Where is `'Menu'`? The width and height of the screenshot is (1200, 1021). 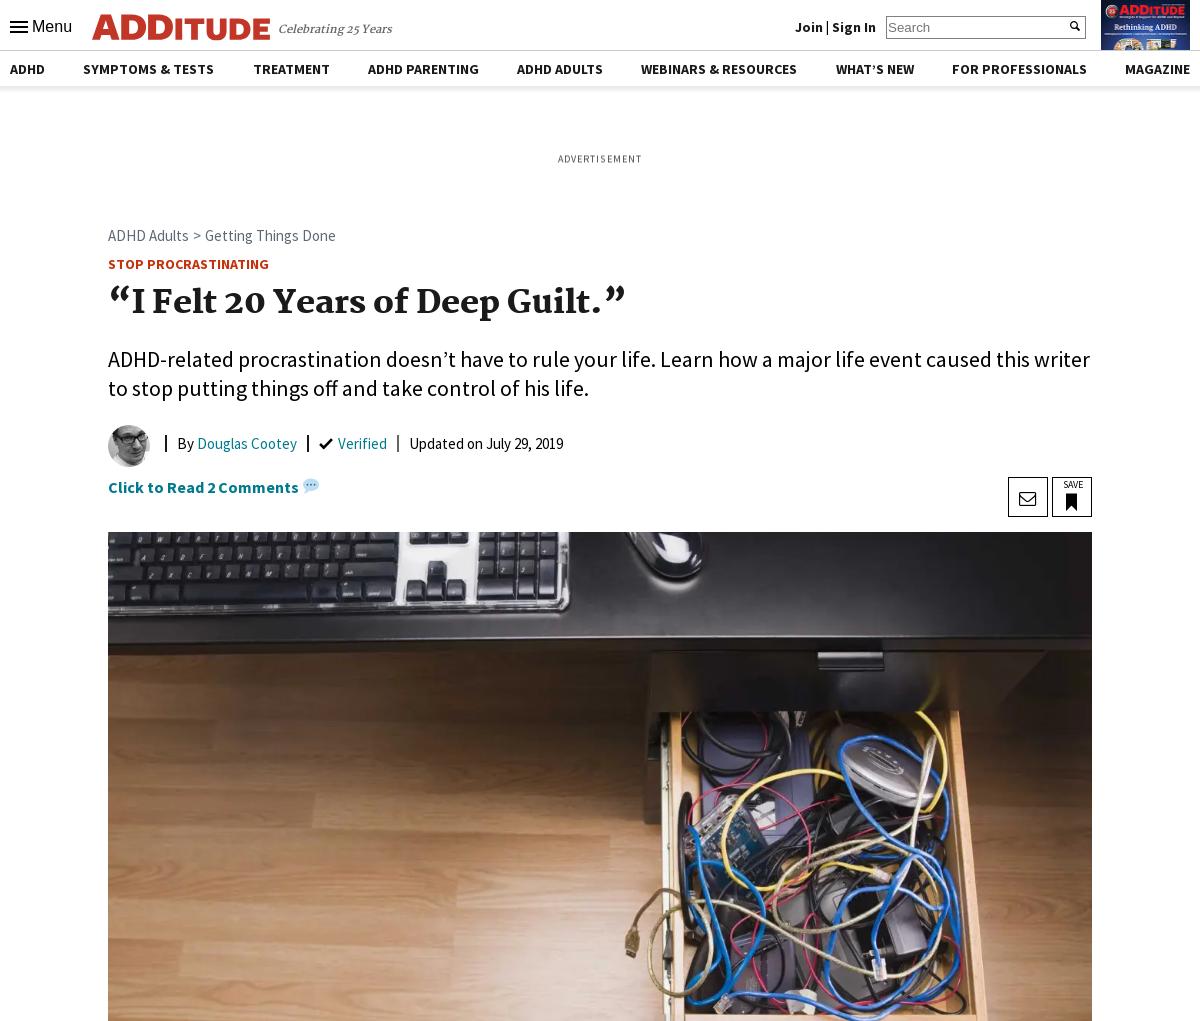
'Menu' is located at coordinates (51, 25).